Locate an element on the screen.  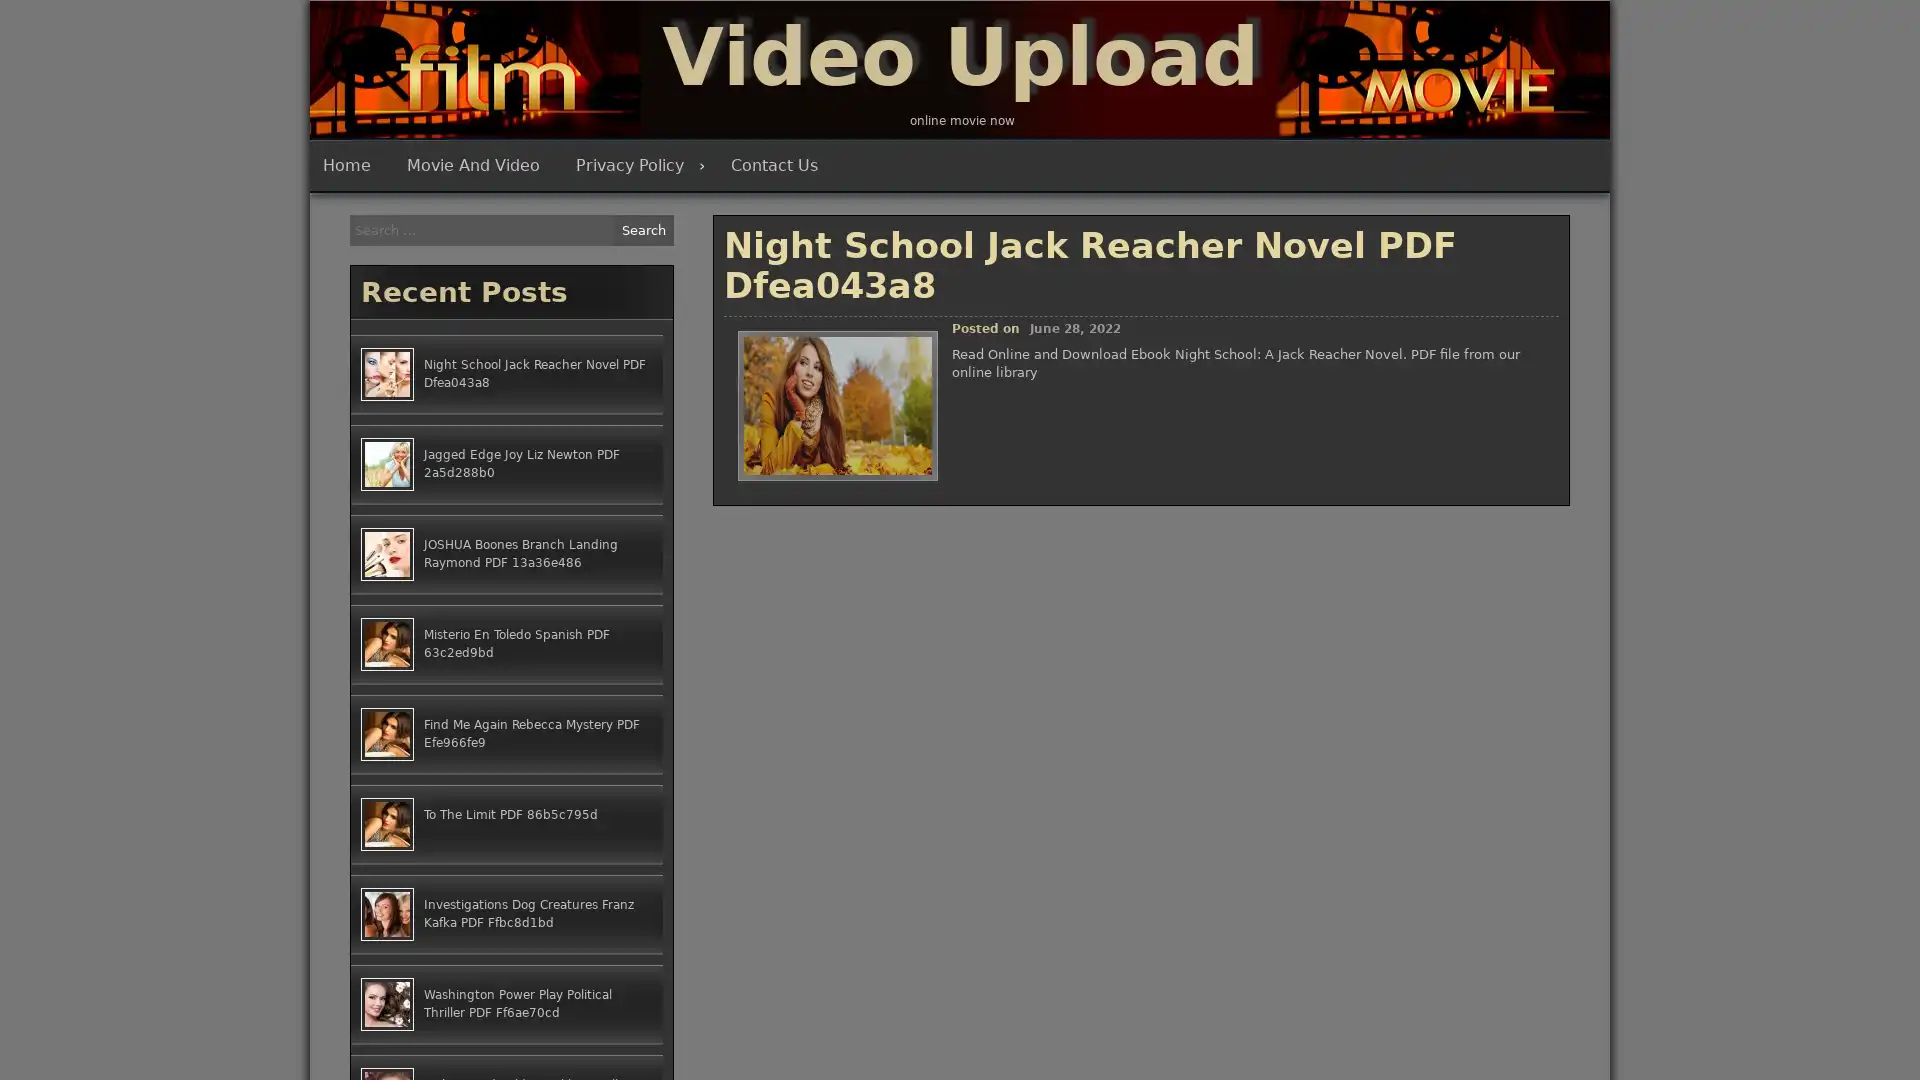
Search is located at coordinates (643, 229).